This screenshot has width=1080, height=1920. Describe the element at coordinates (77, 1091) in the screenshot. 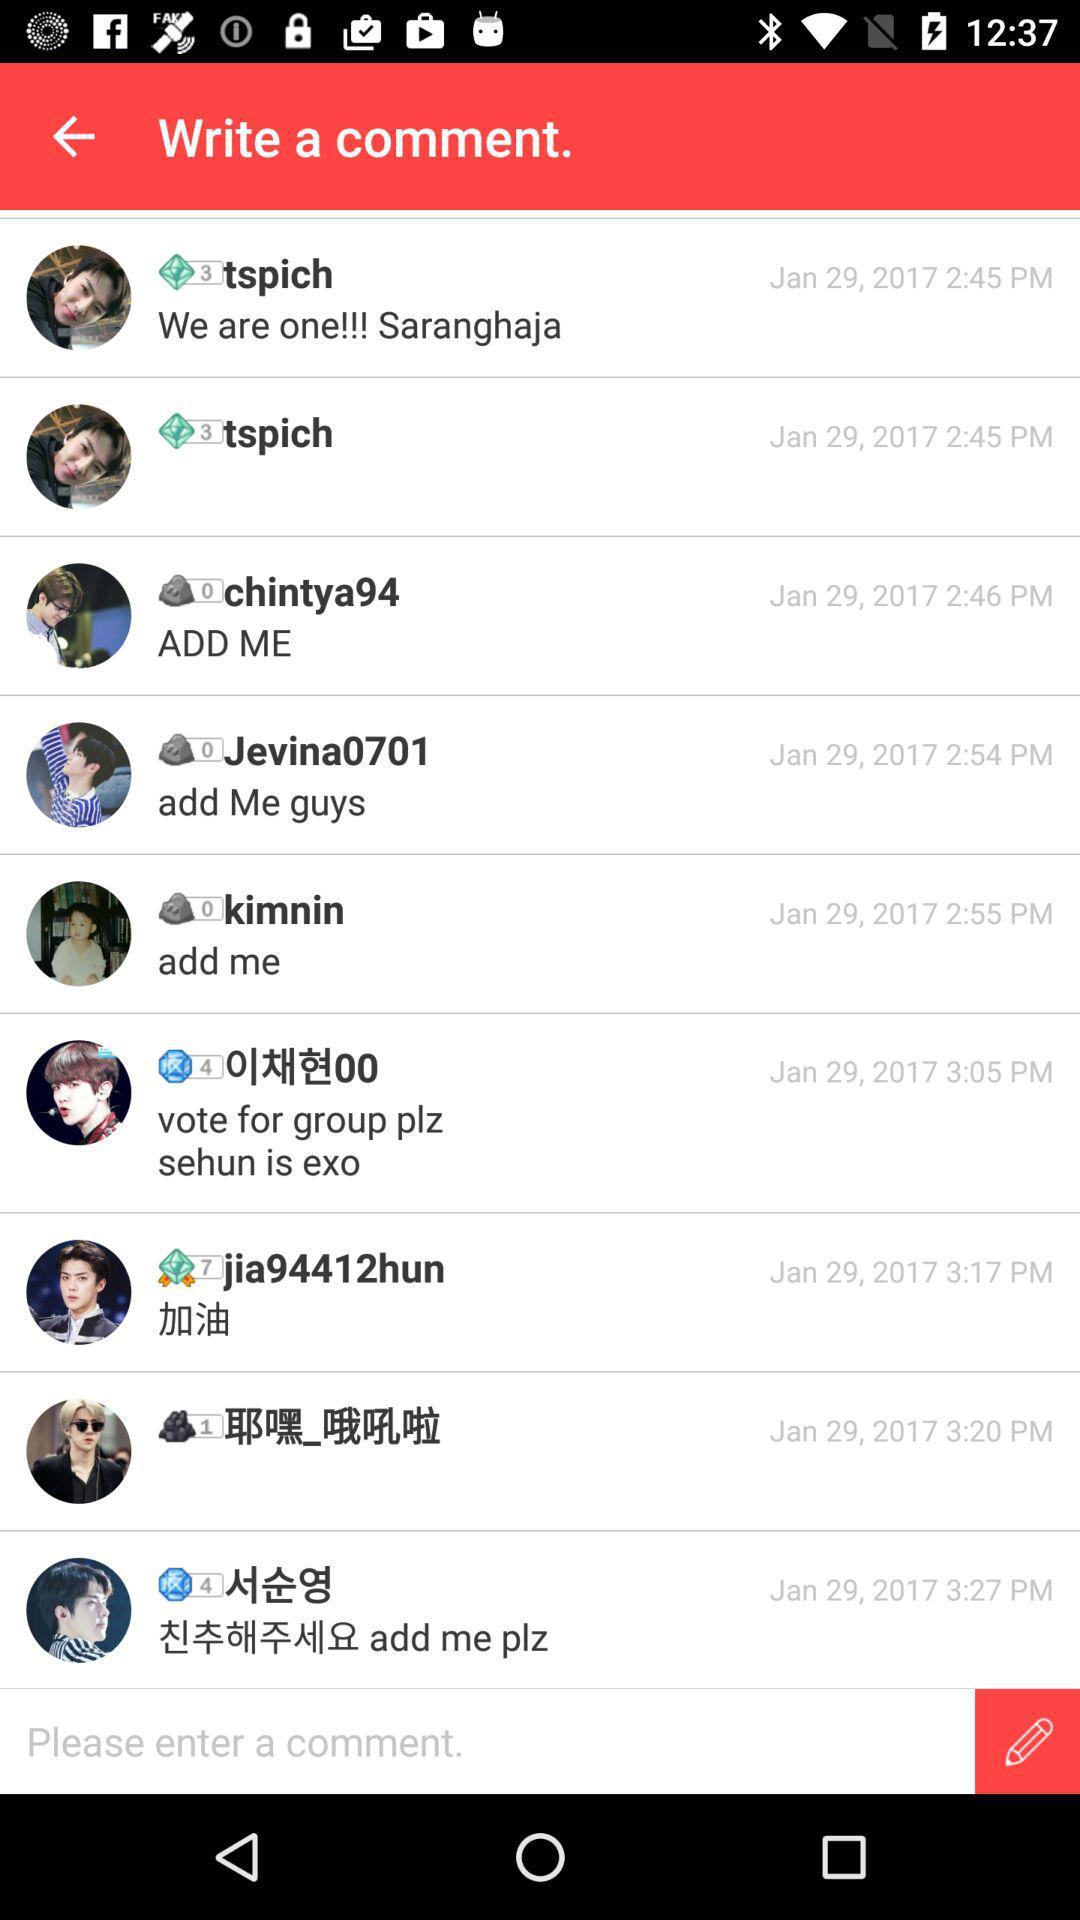

I see `image` at that location.